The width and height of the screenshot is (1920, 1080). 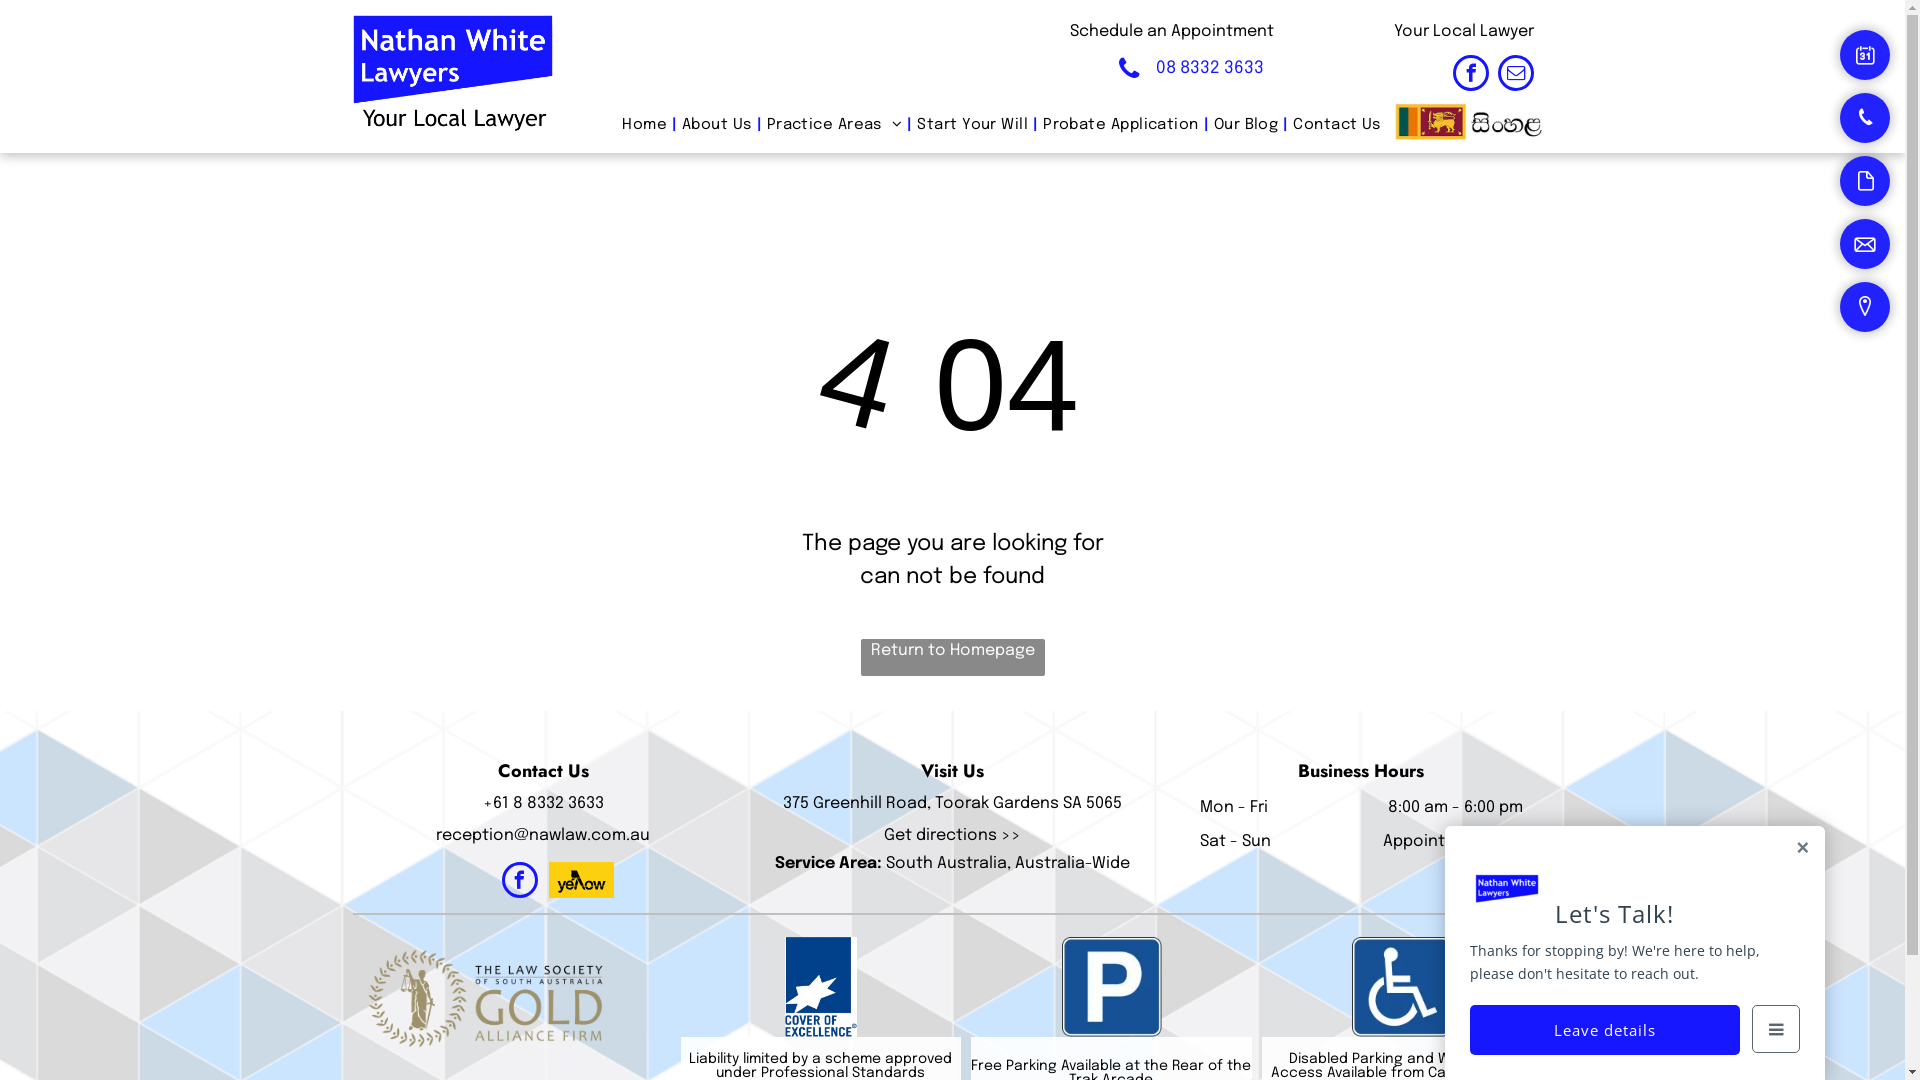 I want to click on 'Get directions >>', so click(x=882, y=835).